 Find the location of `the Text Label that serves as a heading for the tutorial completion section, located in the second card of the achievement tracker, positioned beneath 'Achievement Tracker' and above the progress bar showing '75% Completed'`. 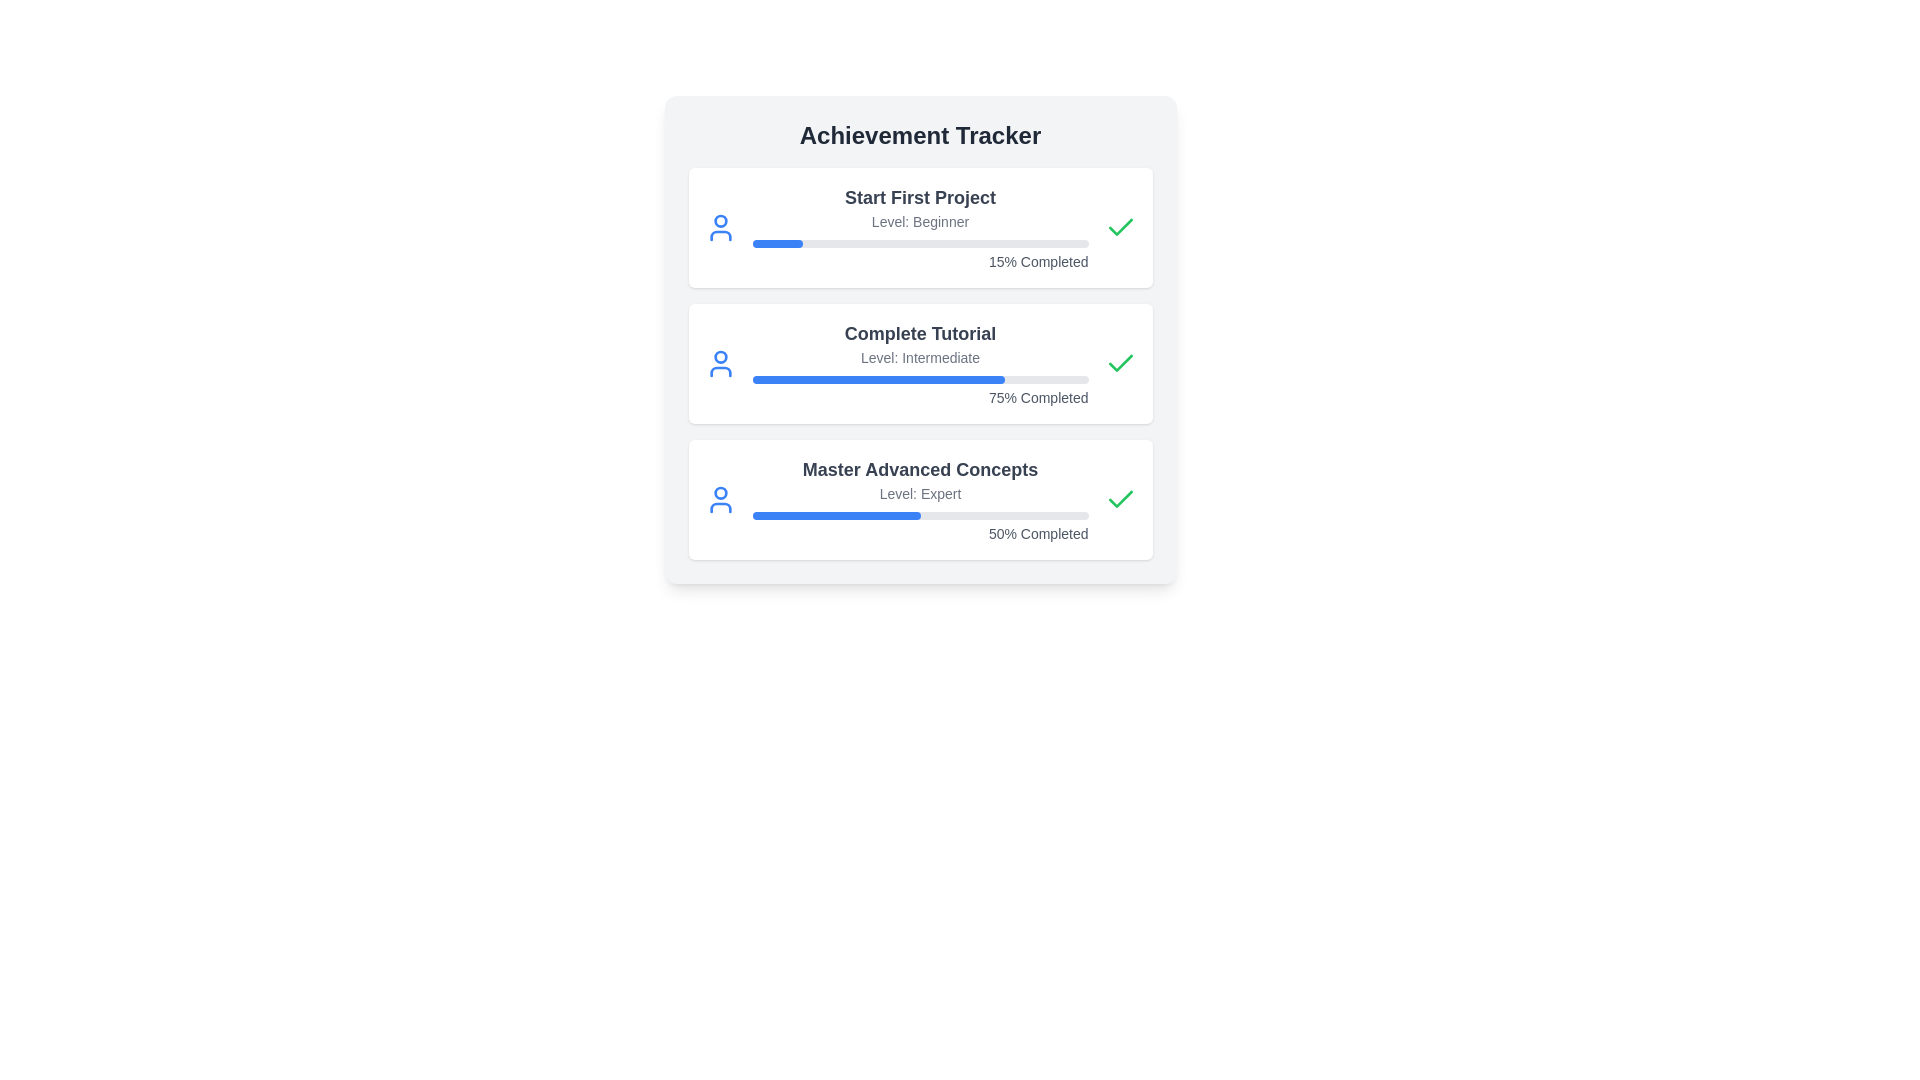

the Text Label that serves as a heading for the tutorial completion section, located in the second card of the achievement tracker, positioned beneath 'Achievement Tracker' and above the progress bar showing '75% Completed' is located at coordinates (919, 333).